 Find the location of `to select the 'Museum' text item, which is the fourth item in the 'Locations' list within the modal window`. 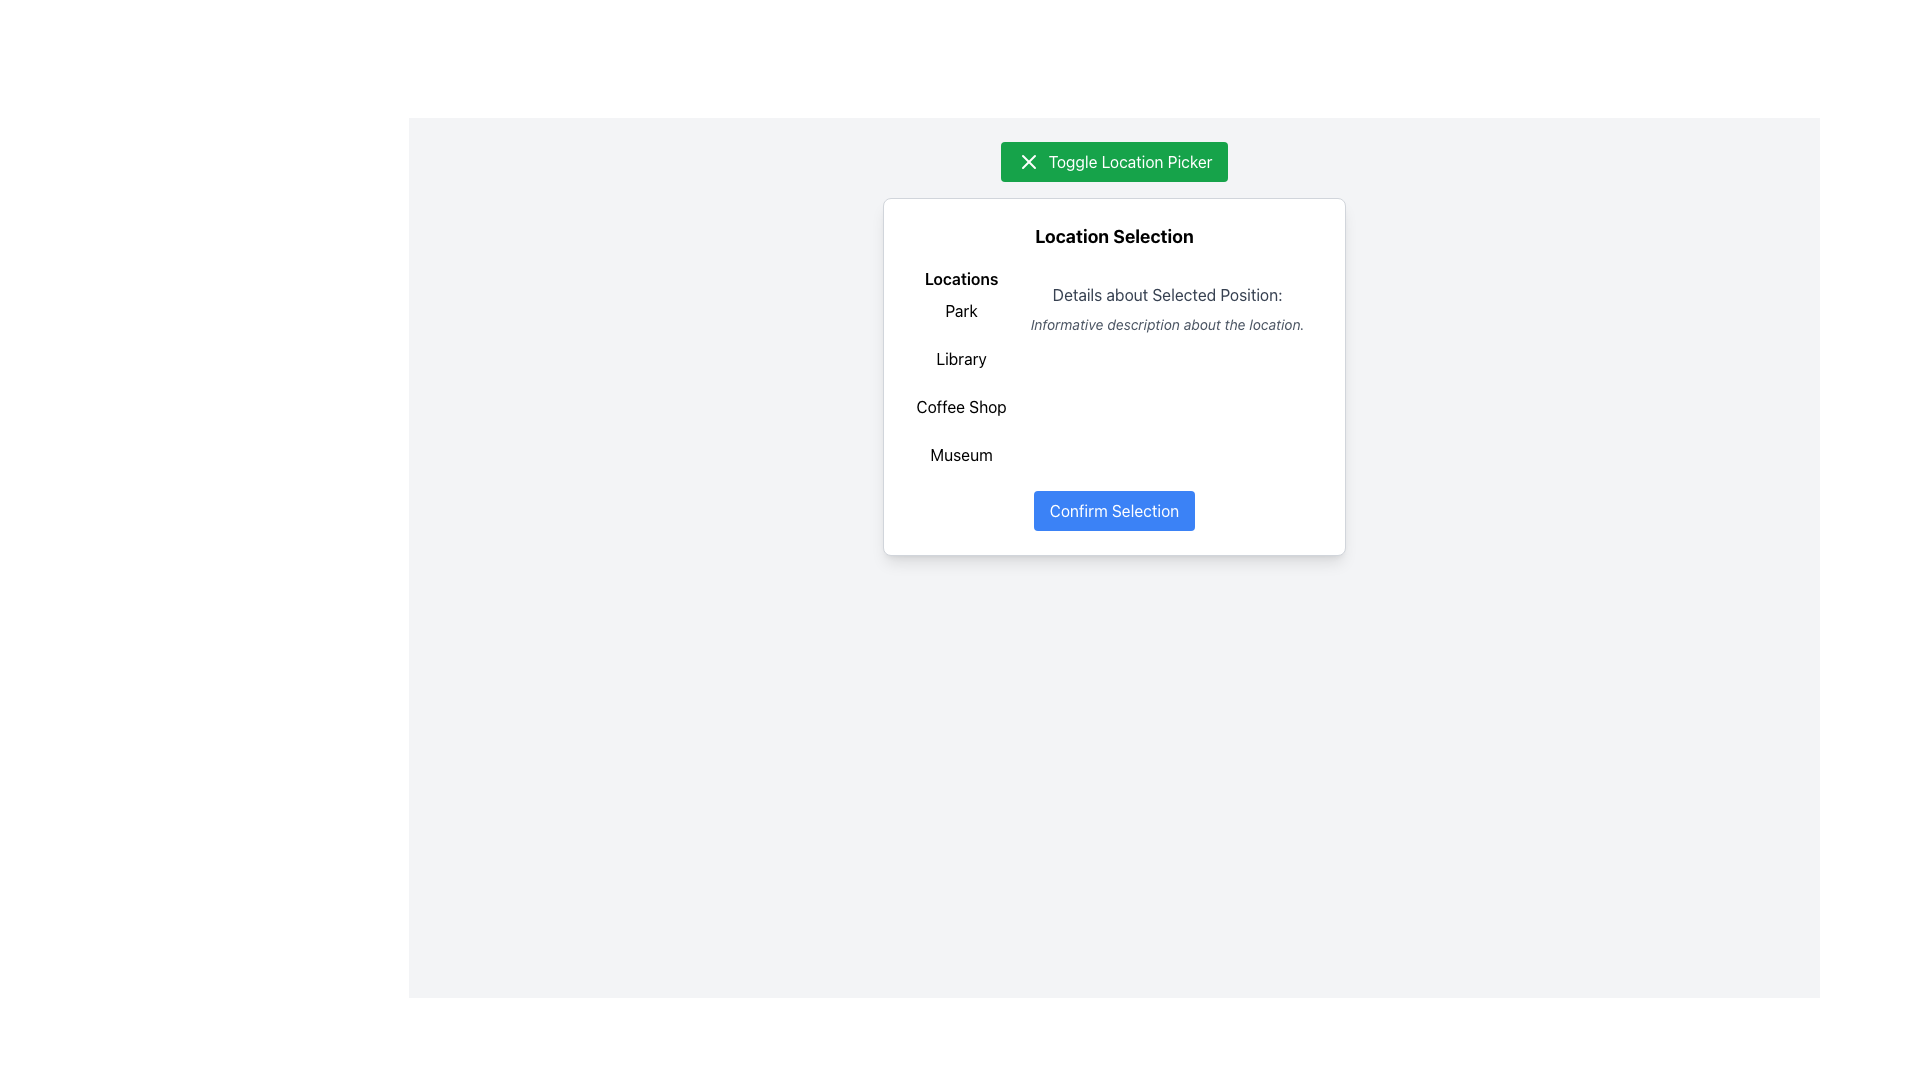

to select the 'Museum' text item, which is the fourth item in the 'Locations' list within the modal window is located at coordinates (961, 455).